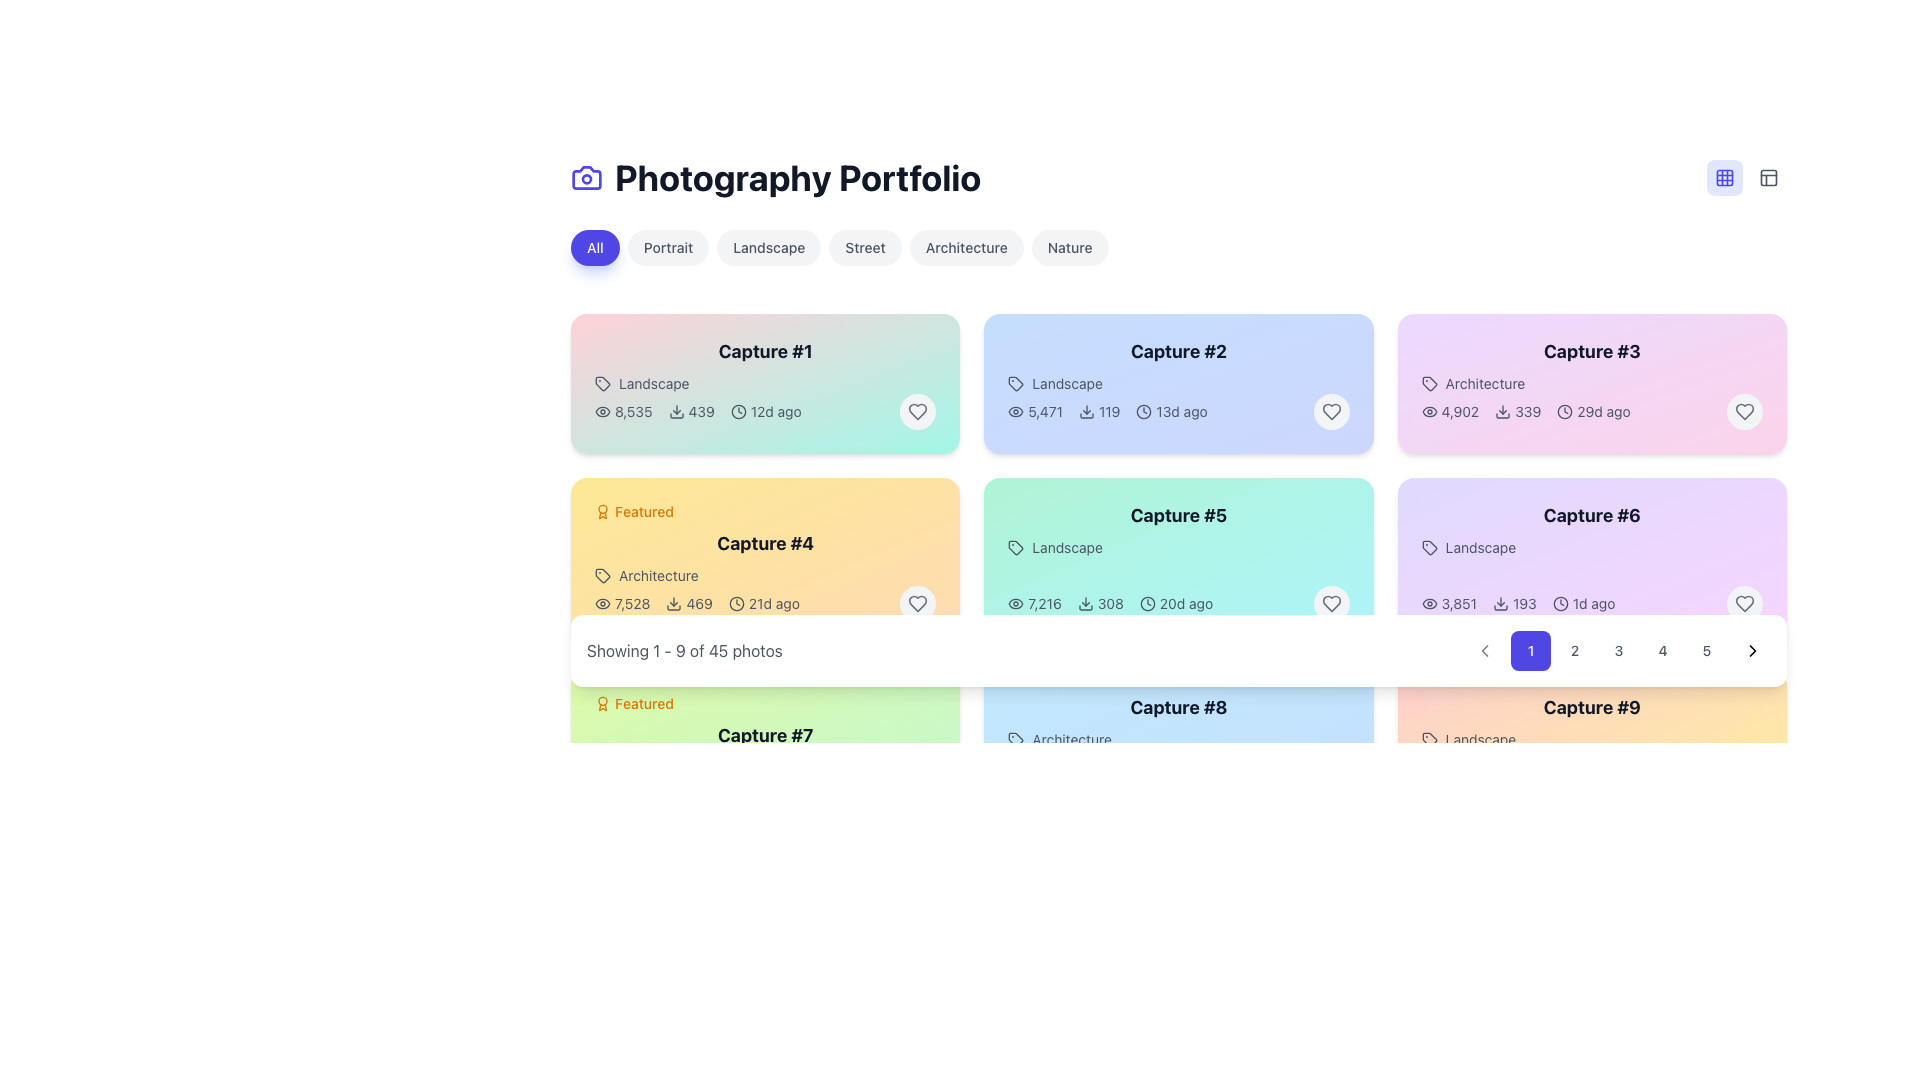  Describe the element at coordinates (764, 603) in the screenshot. I see `the textual metadata element displaying view count, download count, and time since upload in the bottom section of the 'Capture #4' card` at that location.